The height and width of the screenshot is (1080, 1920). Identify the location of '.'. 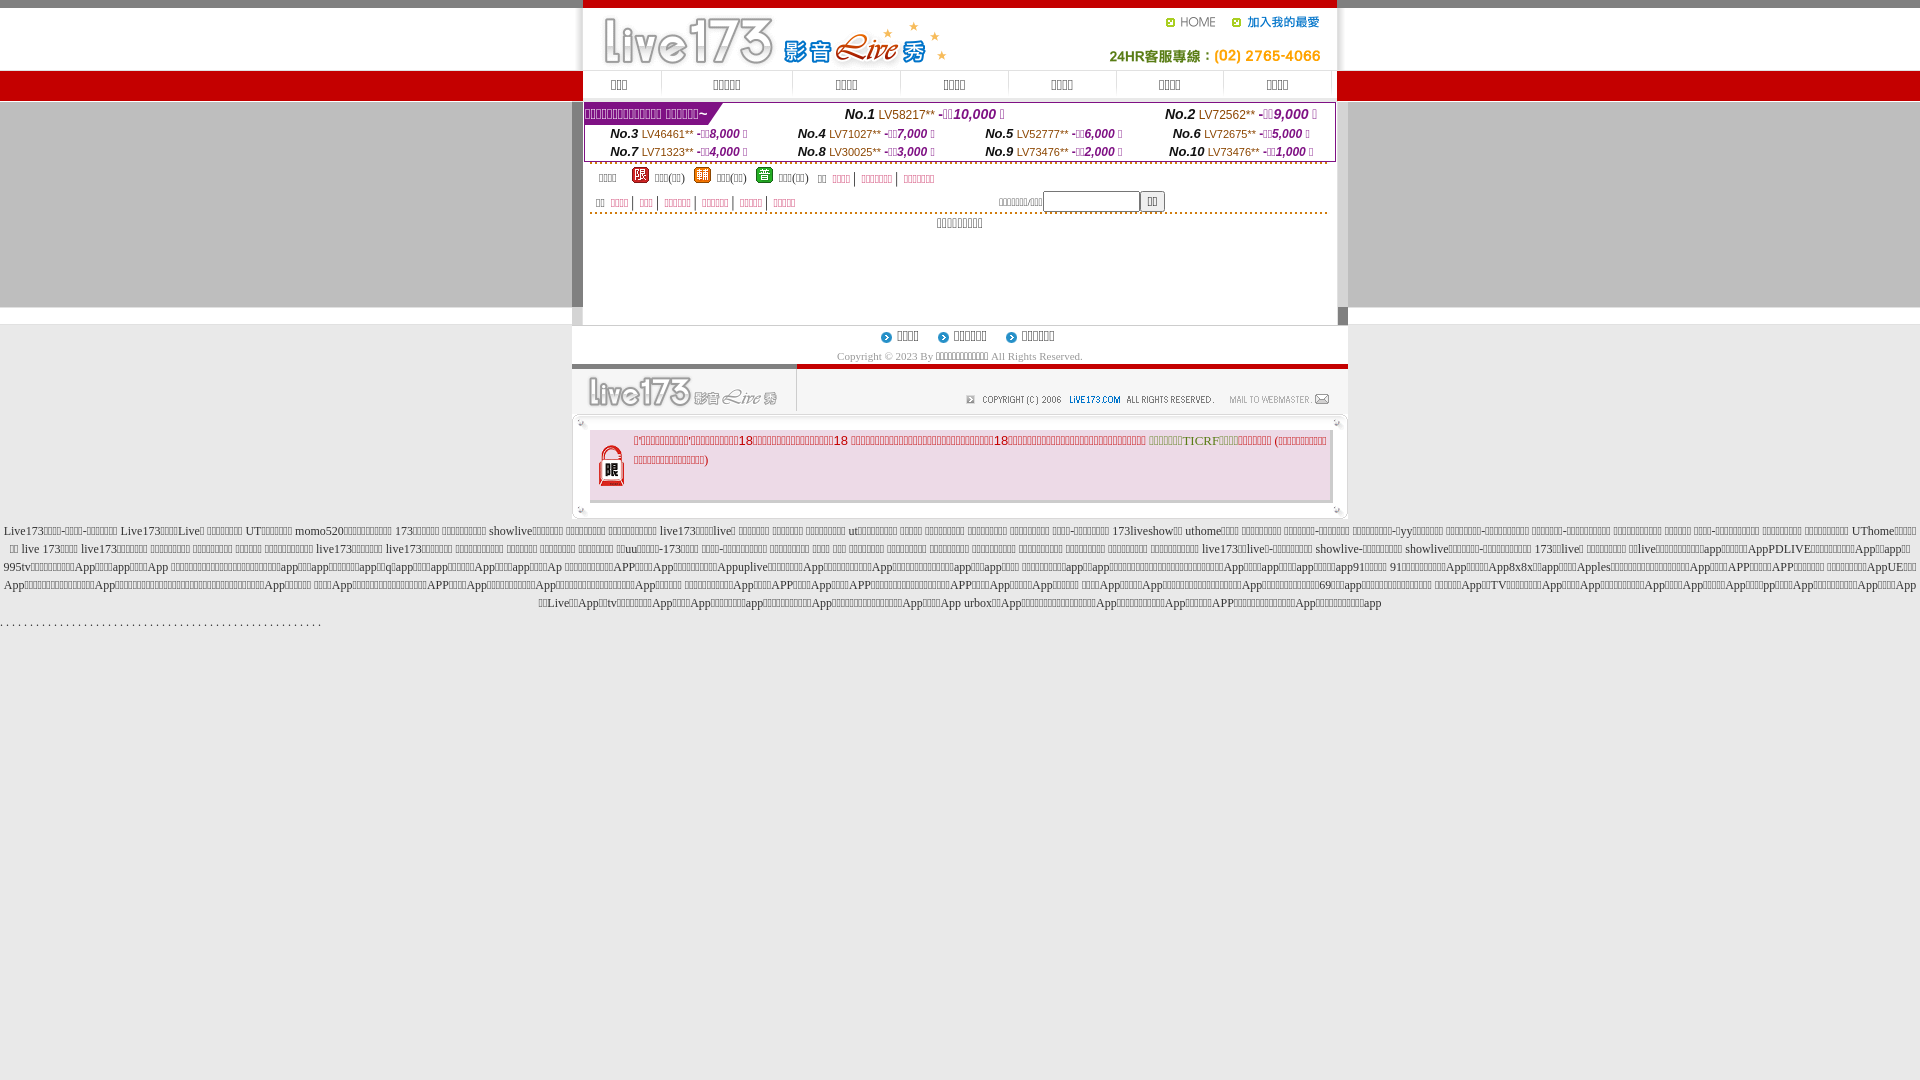
(316, 620).